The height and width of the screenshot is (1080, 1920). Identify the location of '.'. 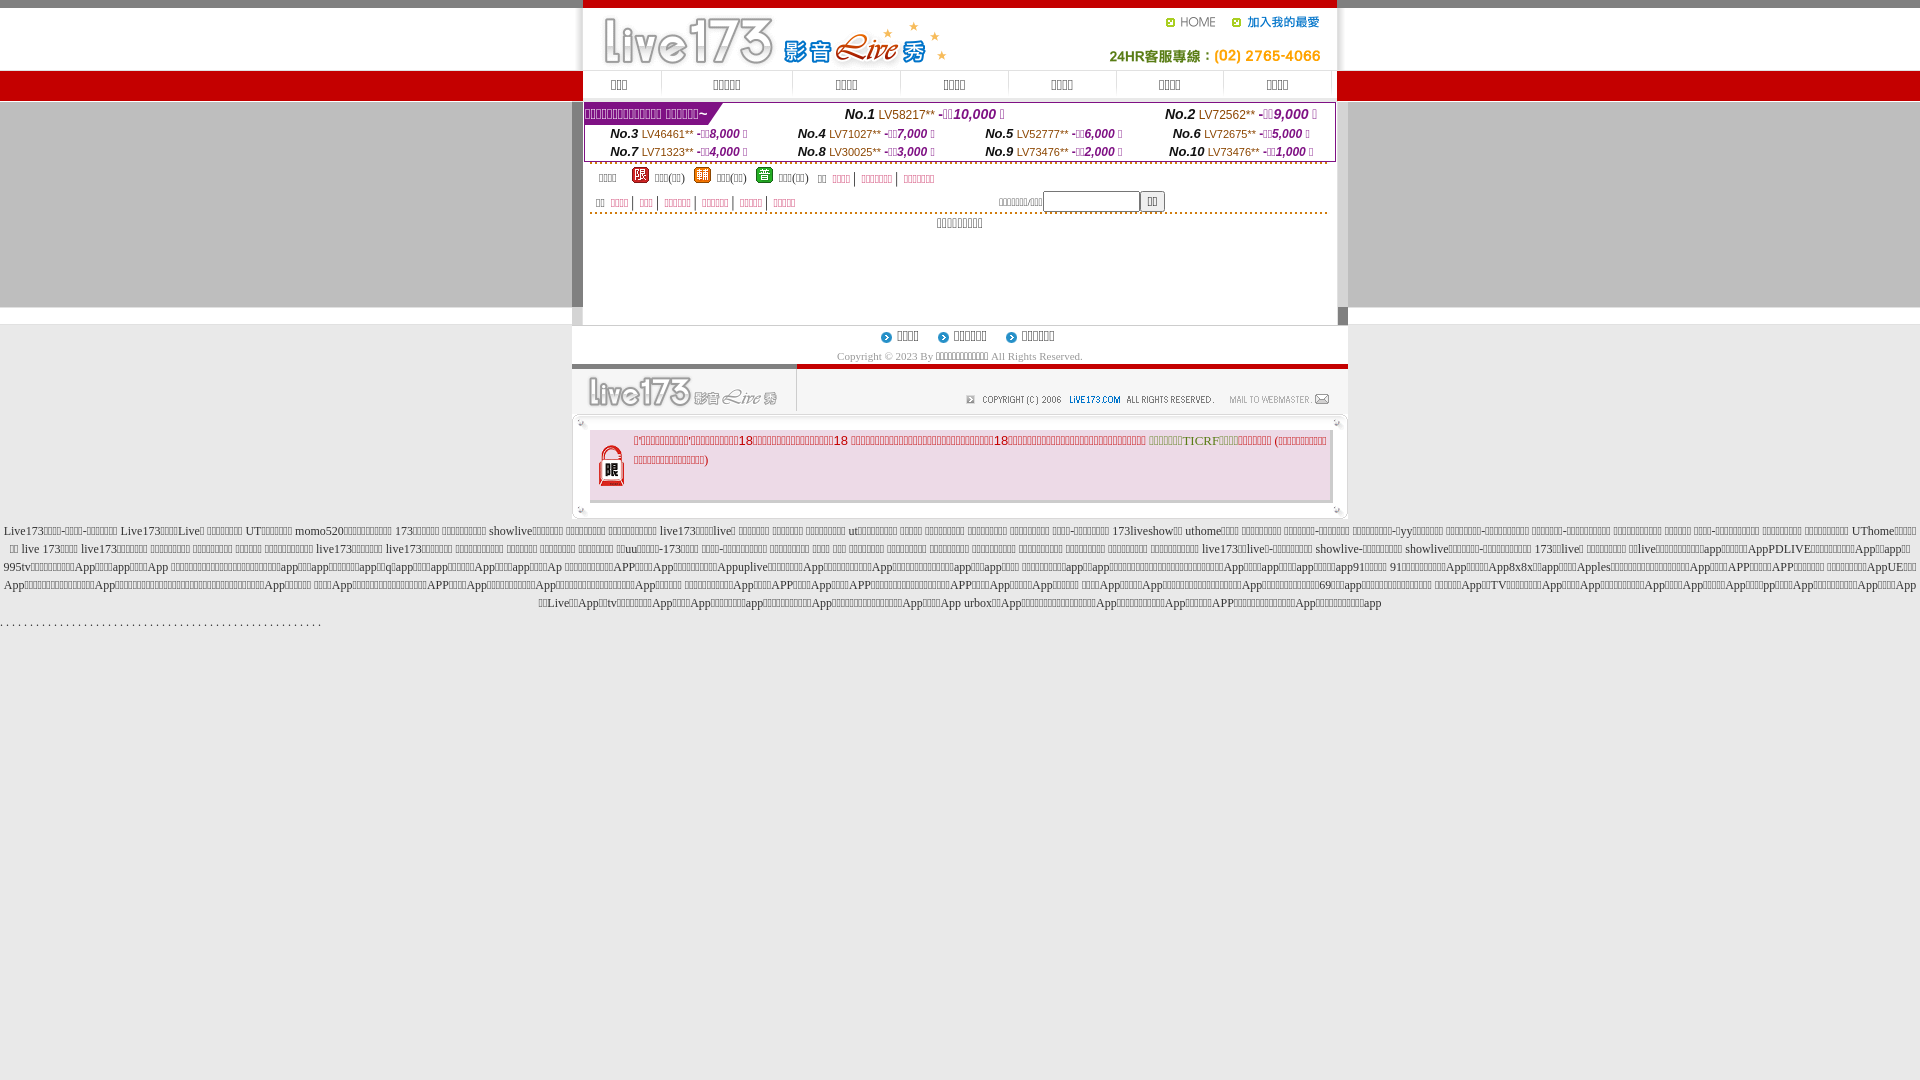
(316, 620).